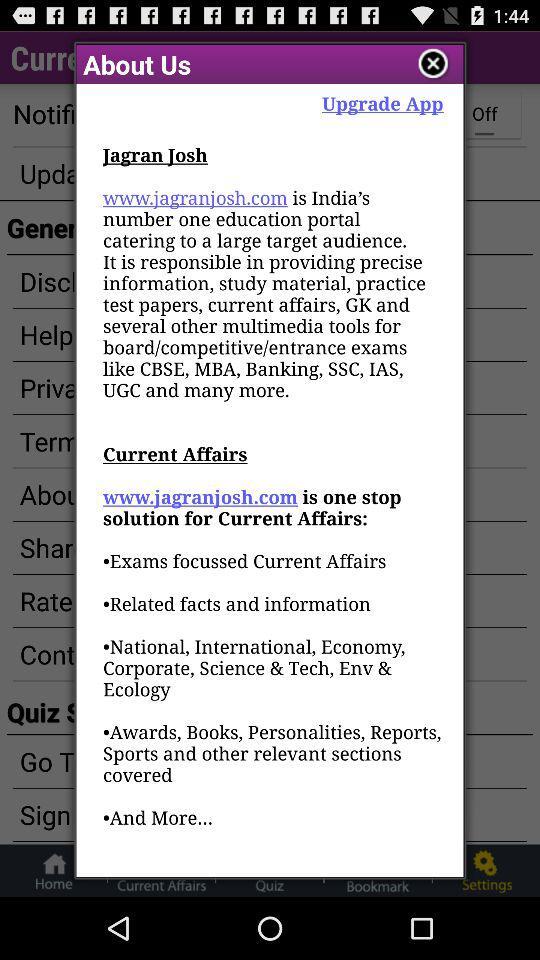 Image resolution: width=540 pixels, height=960 pixels. What do you see at coordinates (382, 103) in the screenshot?
I see `item next to the about us app` at bounding box center [382, 103].